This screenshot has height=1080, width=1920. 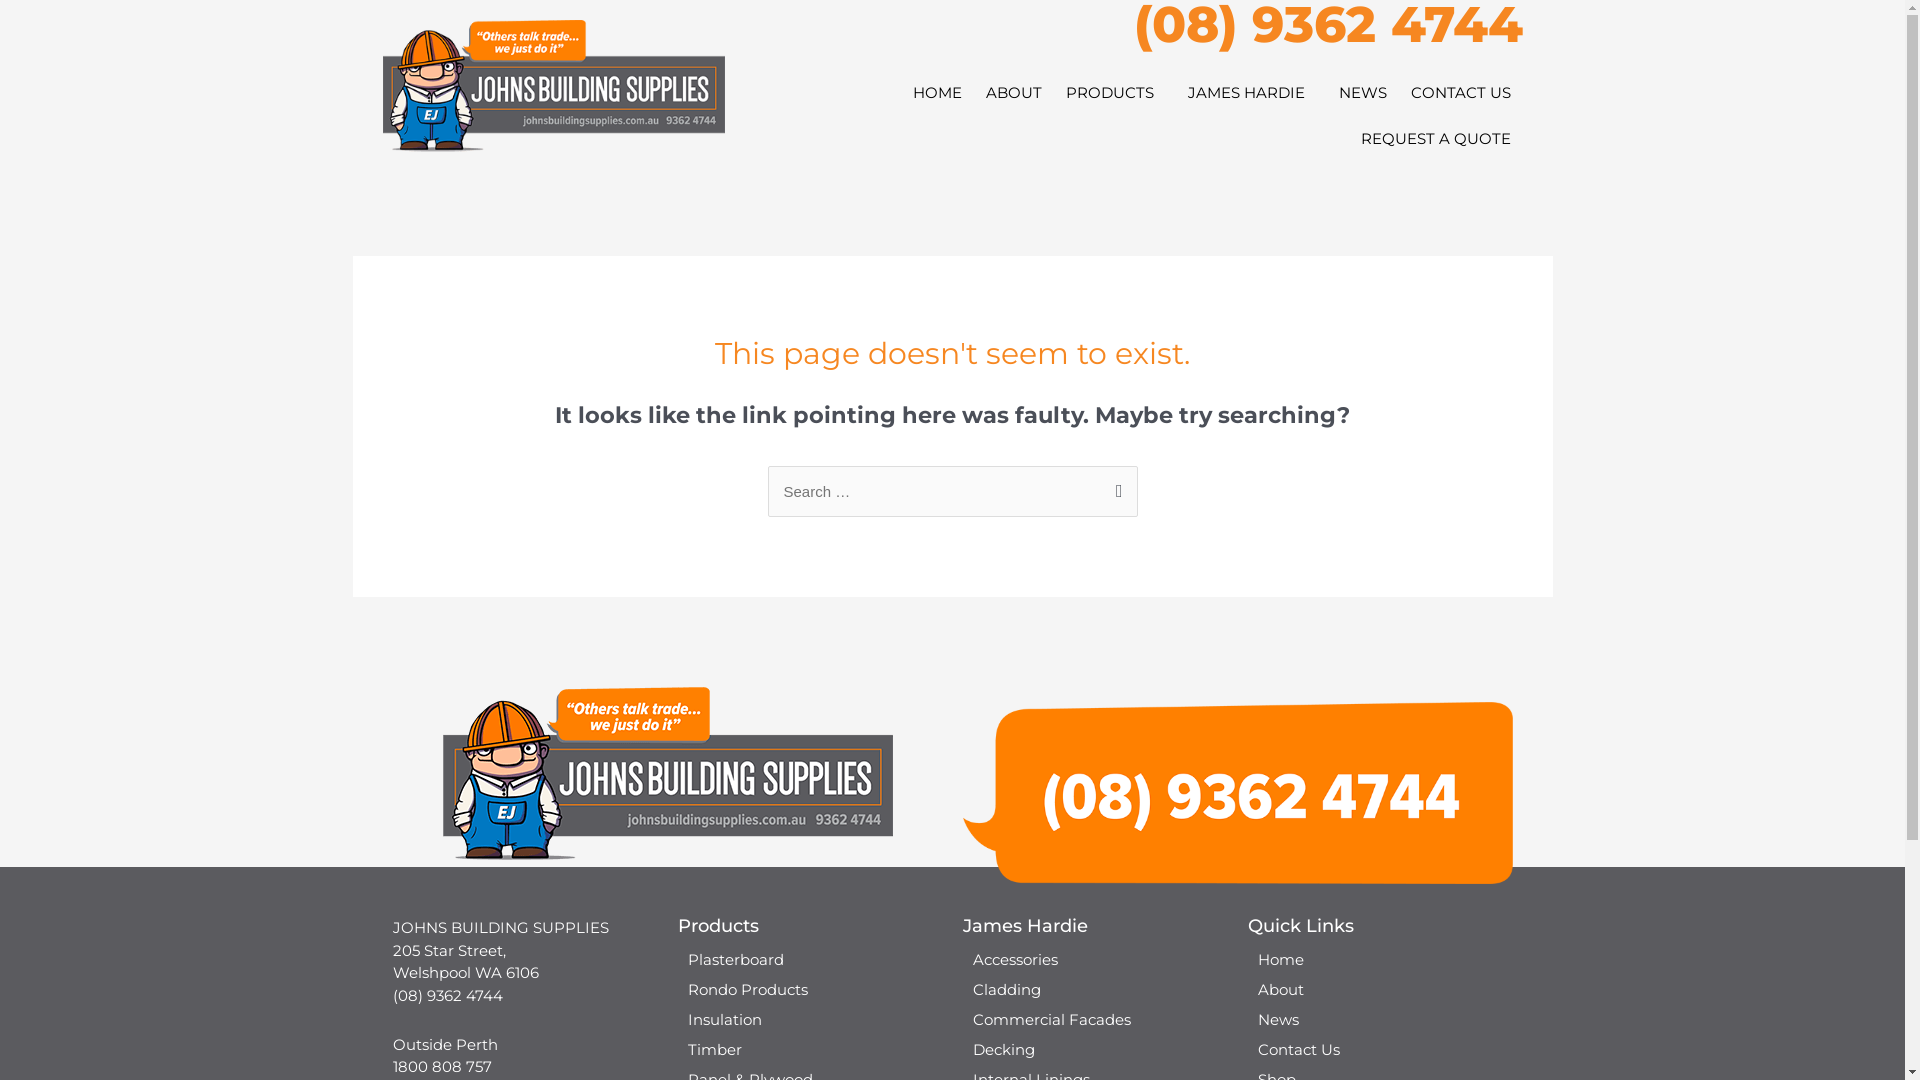 What do you see at coordinates (1379, 1019) in the screenshot?
I see `'News'` at bounding box center [1379, 1019].